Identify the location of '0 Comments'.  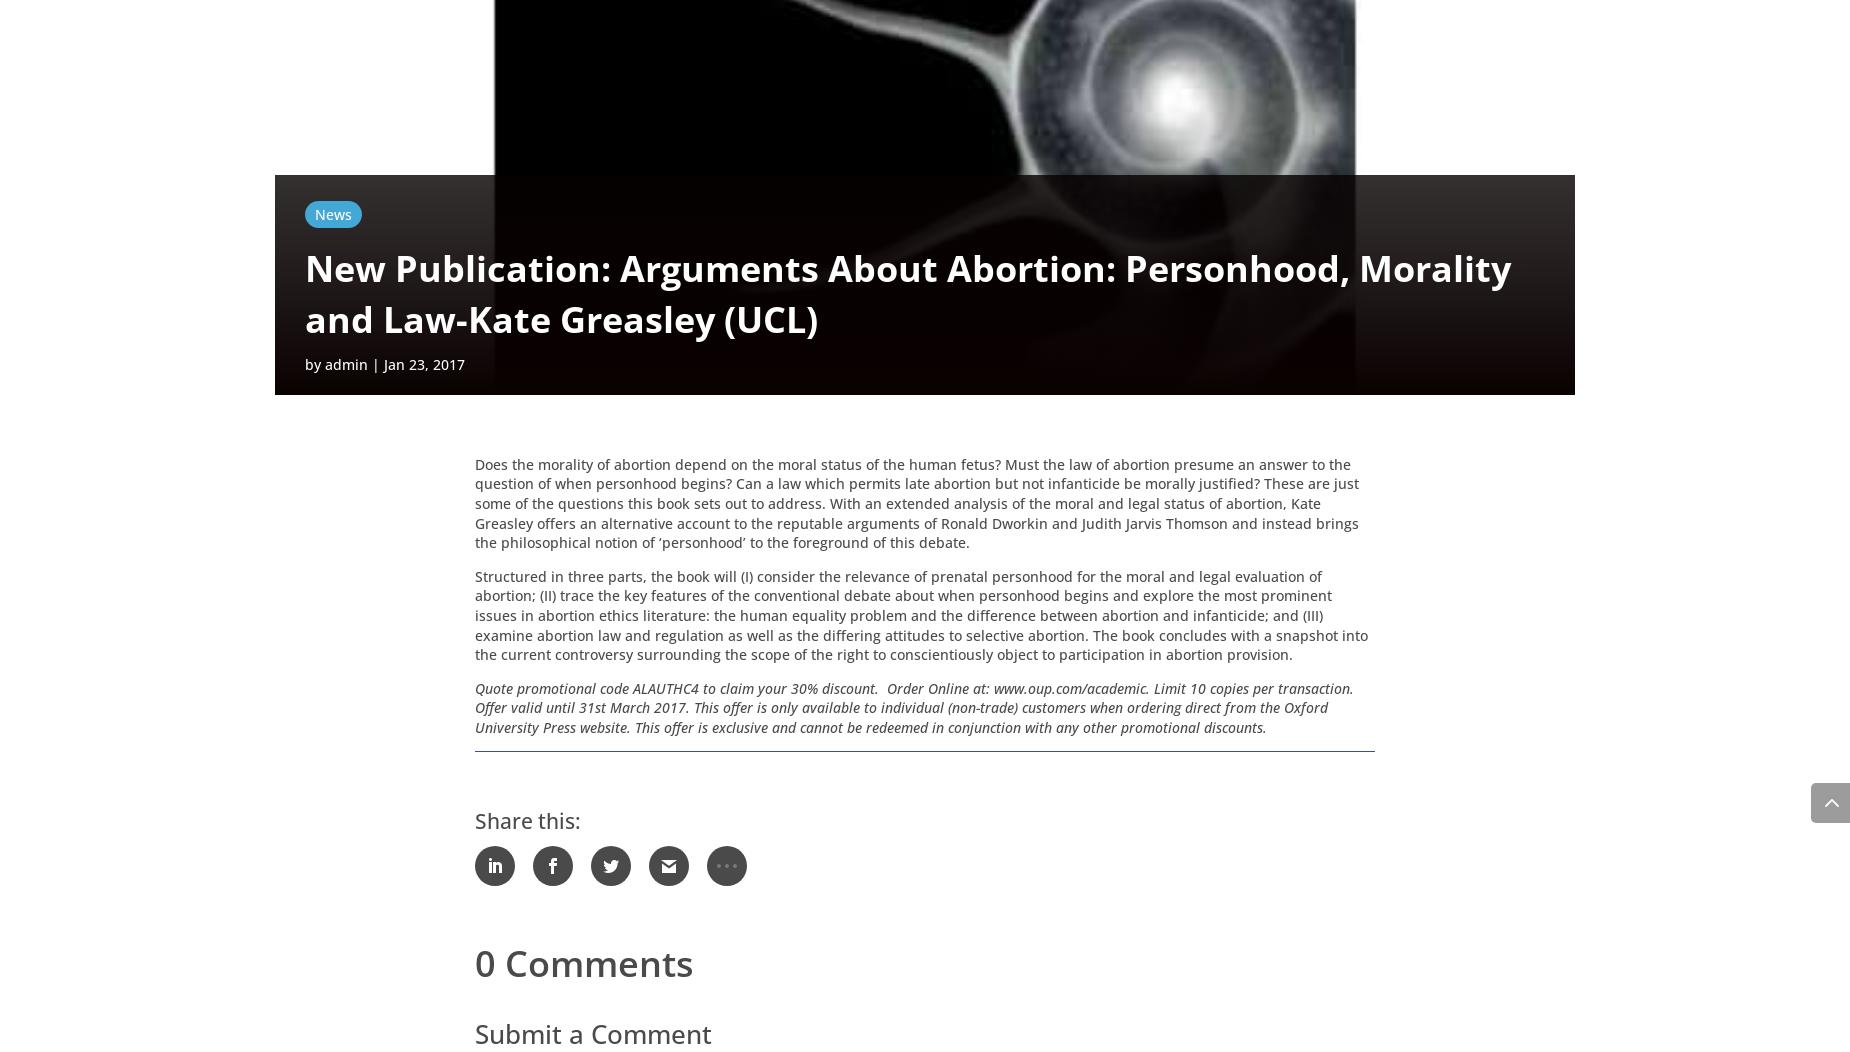
(584, 966).